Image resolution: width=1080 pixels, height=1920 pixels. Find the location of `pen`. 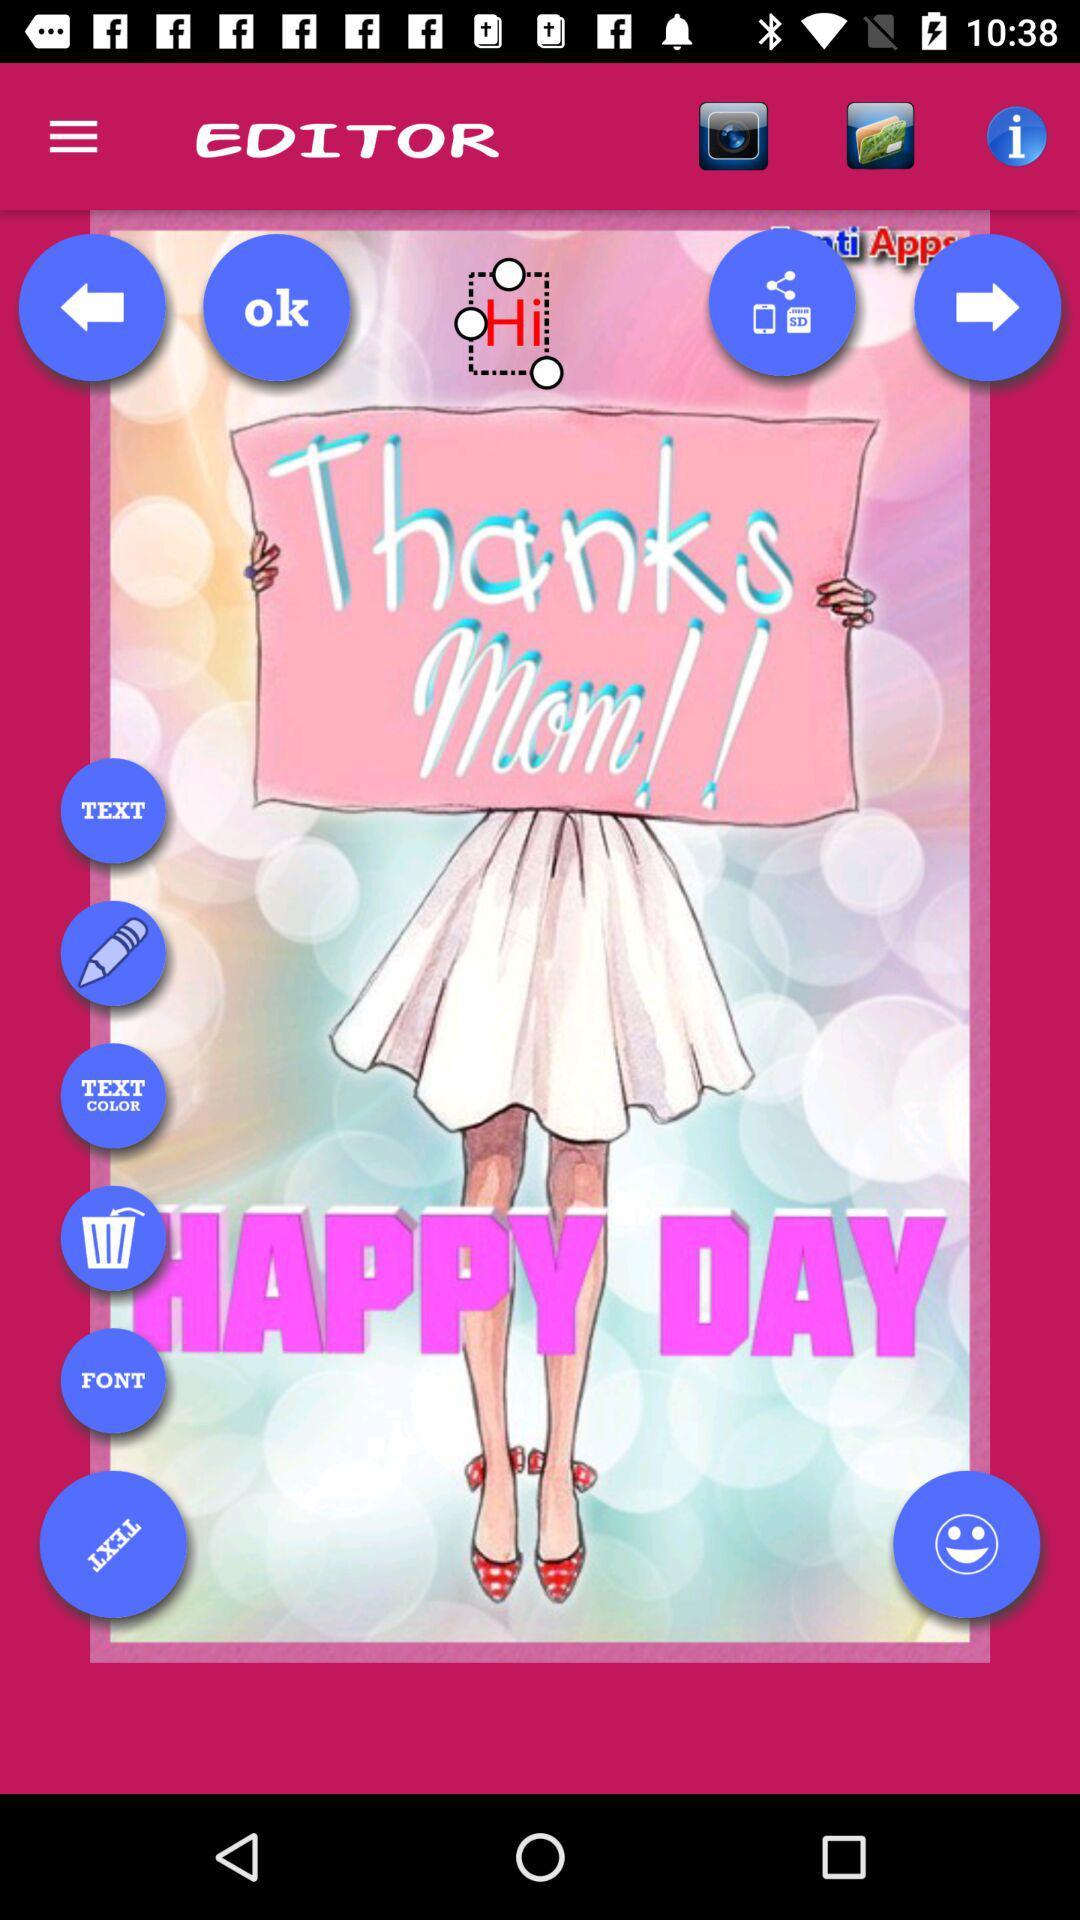

pen is located at coordinates (113, 952).